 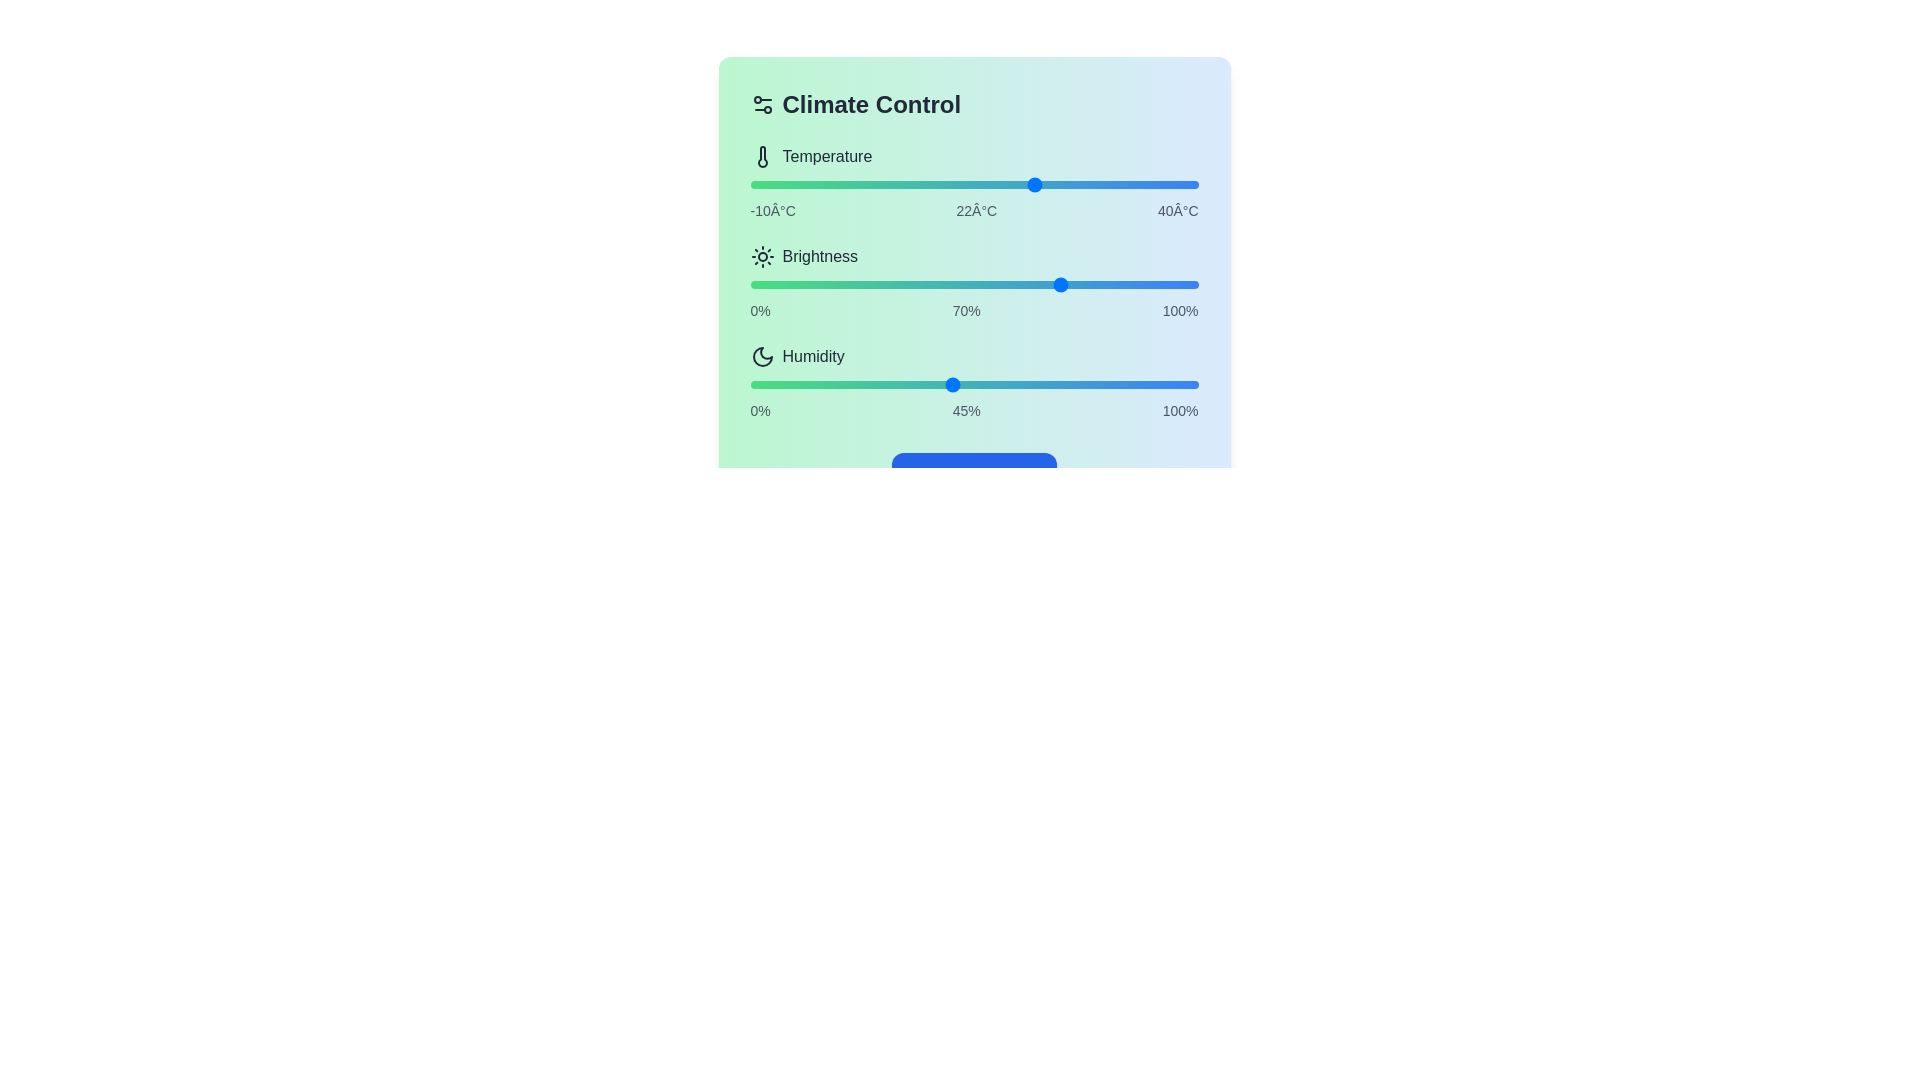 What do you see at coordinates (966, 410) in the screenshot?
I see `the text label displaying '45%' which indicates a value on the humidity slider, positioned between '0%' and '100%'` at bounding box center [966, 410].